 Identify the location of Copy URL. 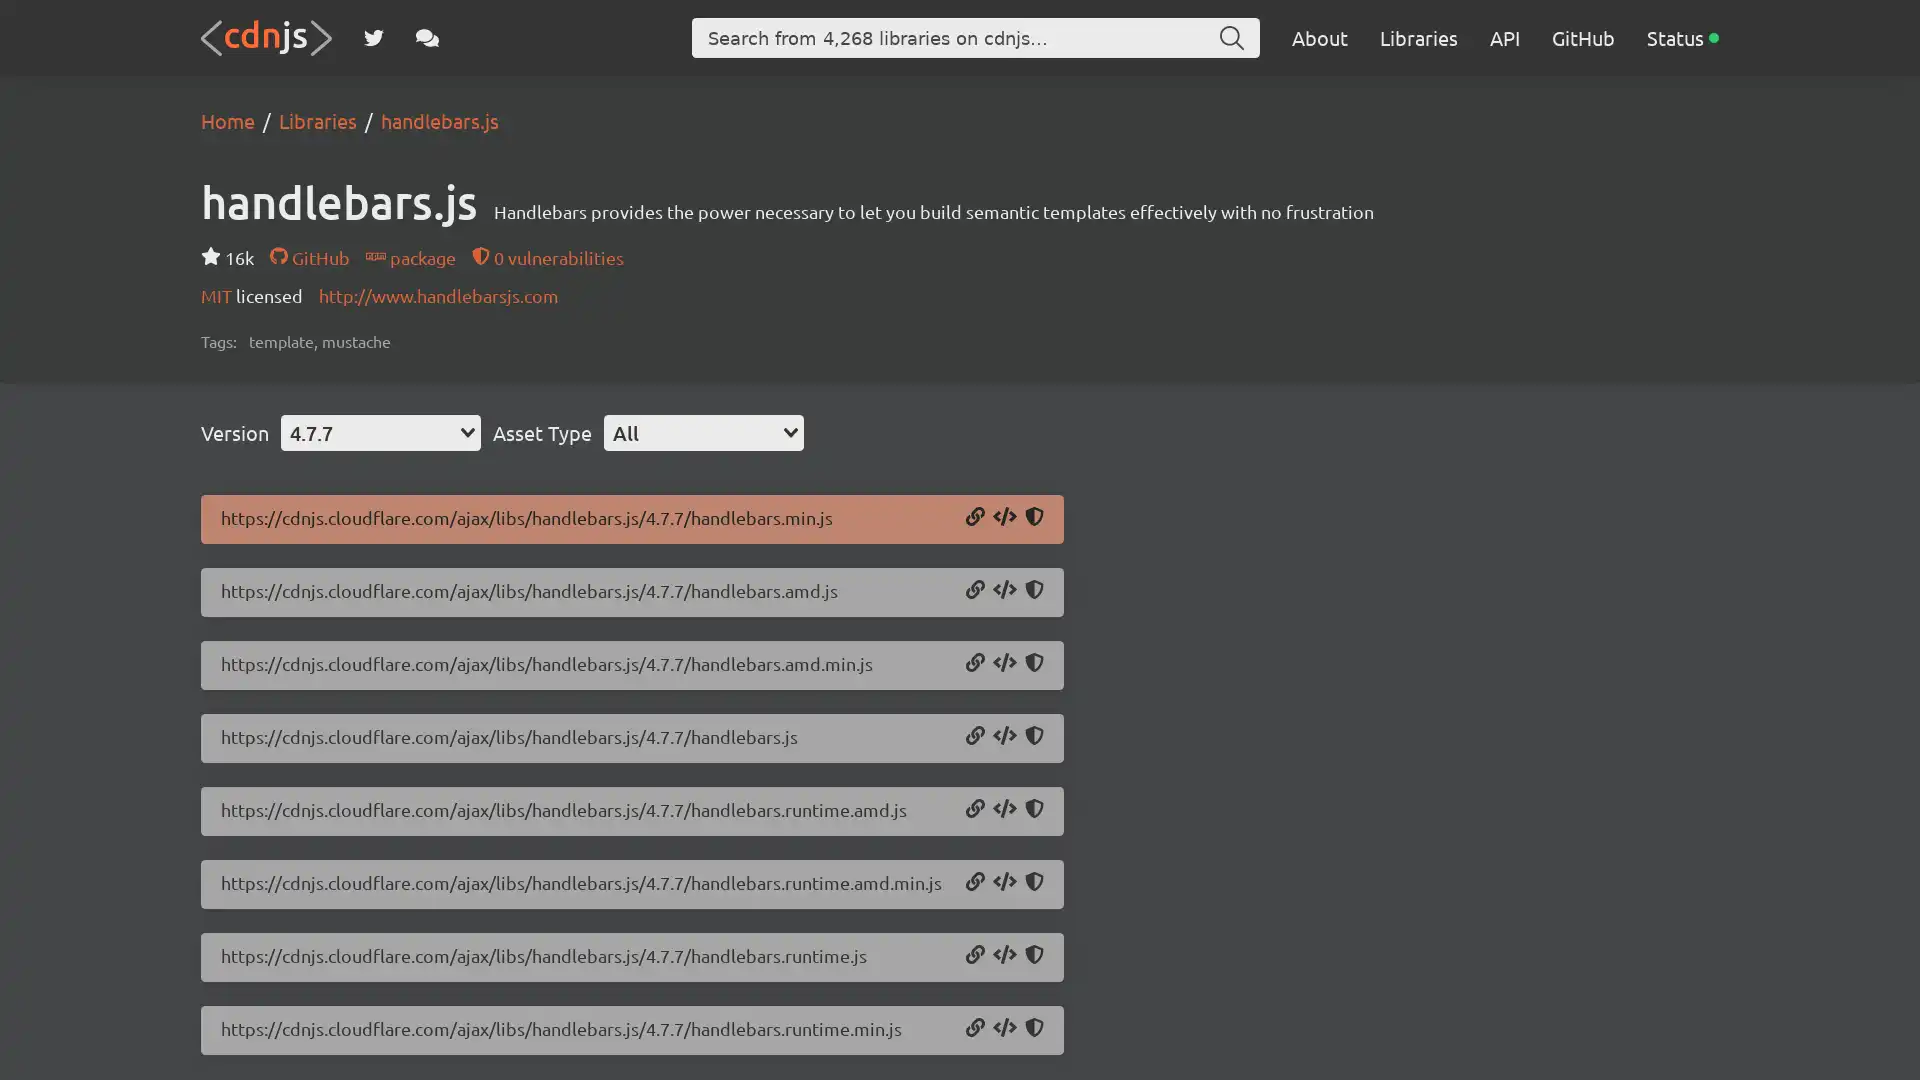
(975, 517).